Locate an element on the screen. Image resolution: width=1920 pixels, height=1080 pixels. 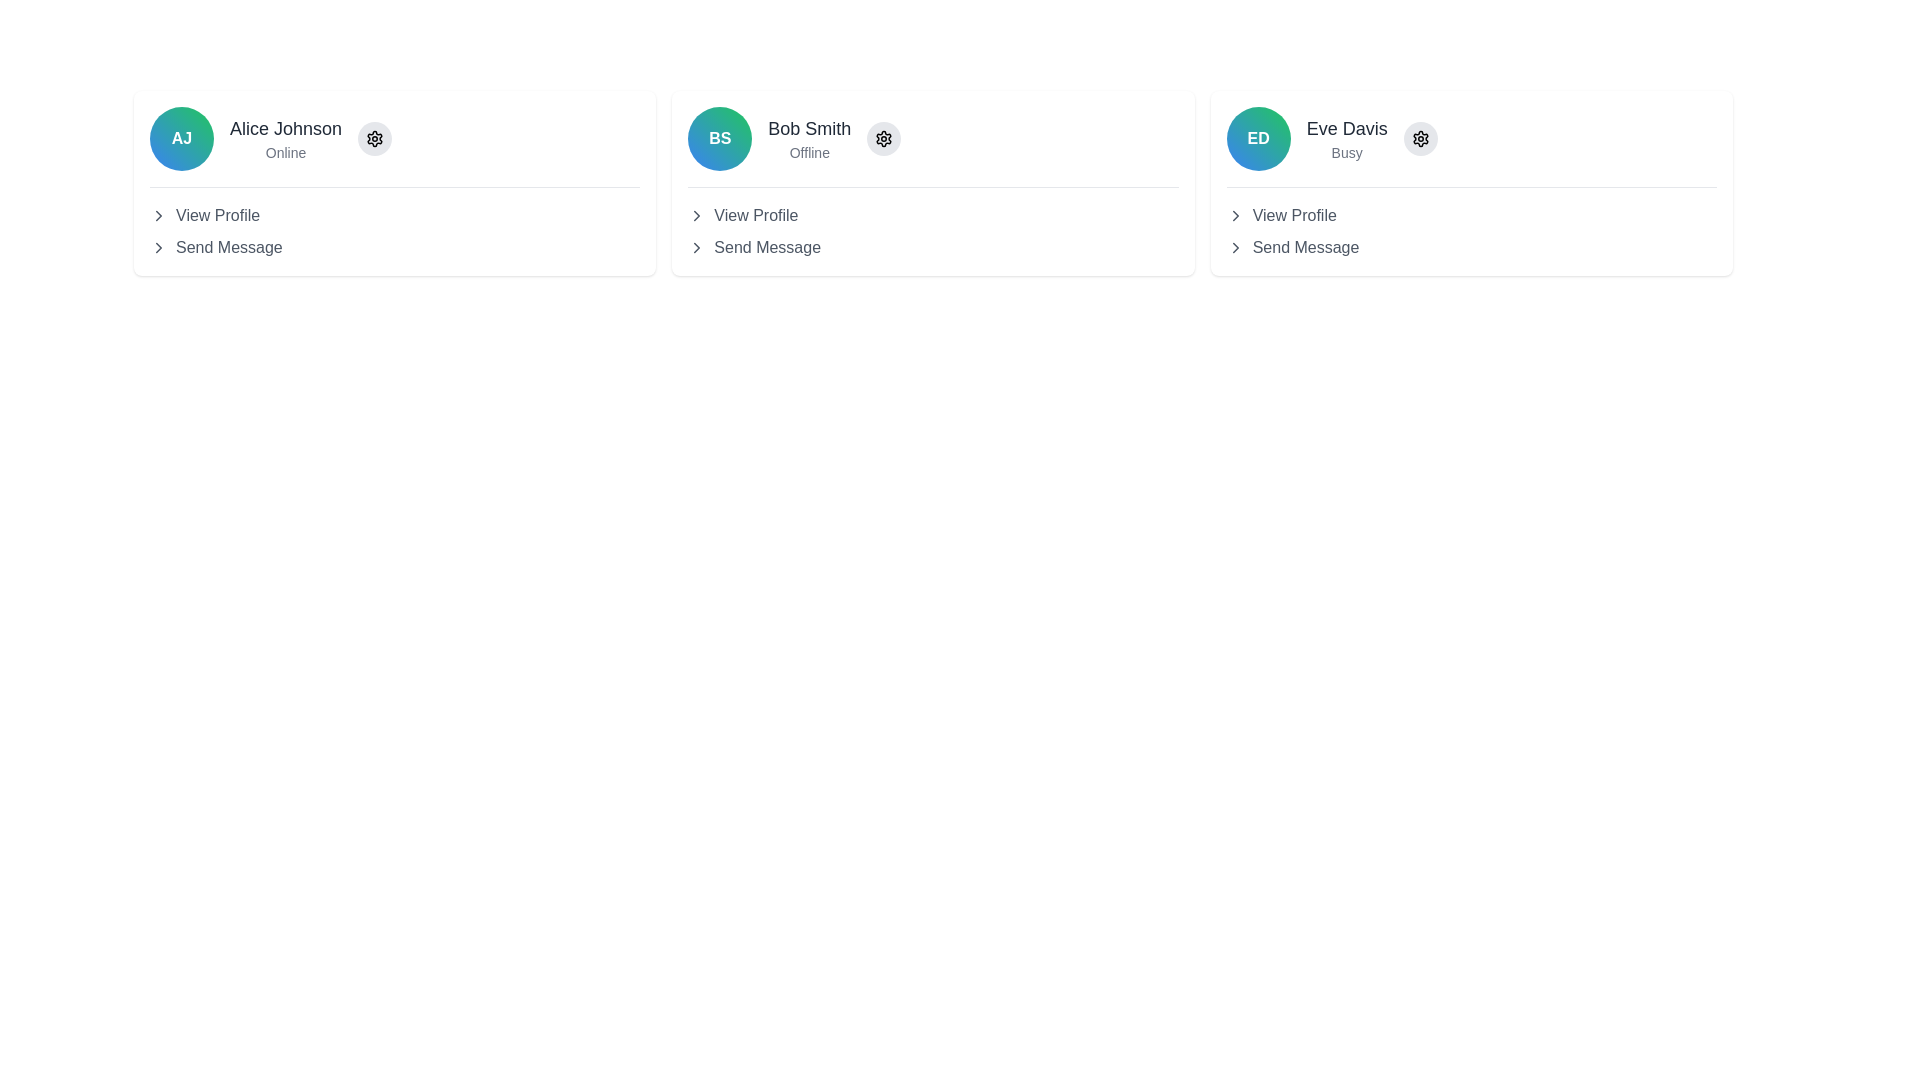
the status indicator text label for 'Eve Davis', which shows that she is currently busy, located beneath her name in the user card is located at coordinates (1347, 152).